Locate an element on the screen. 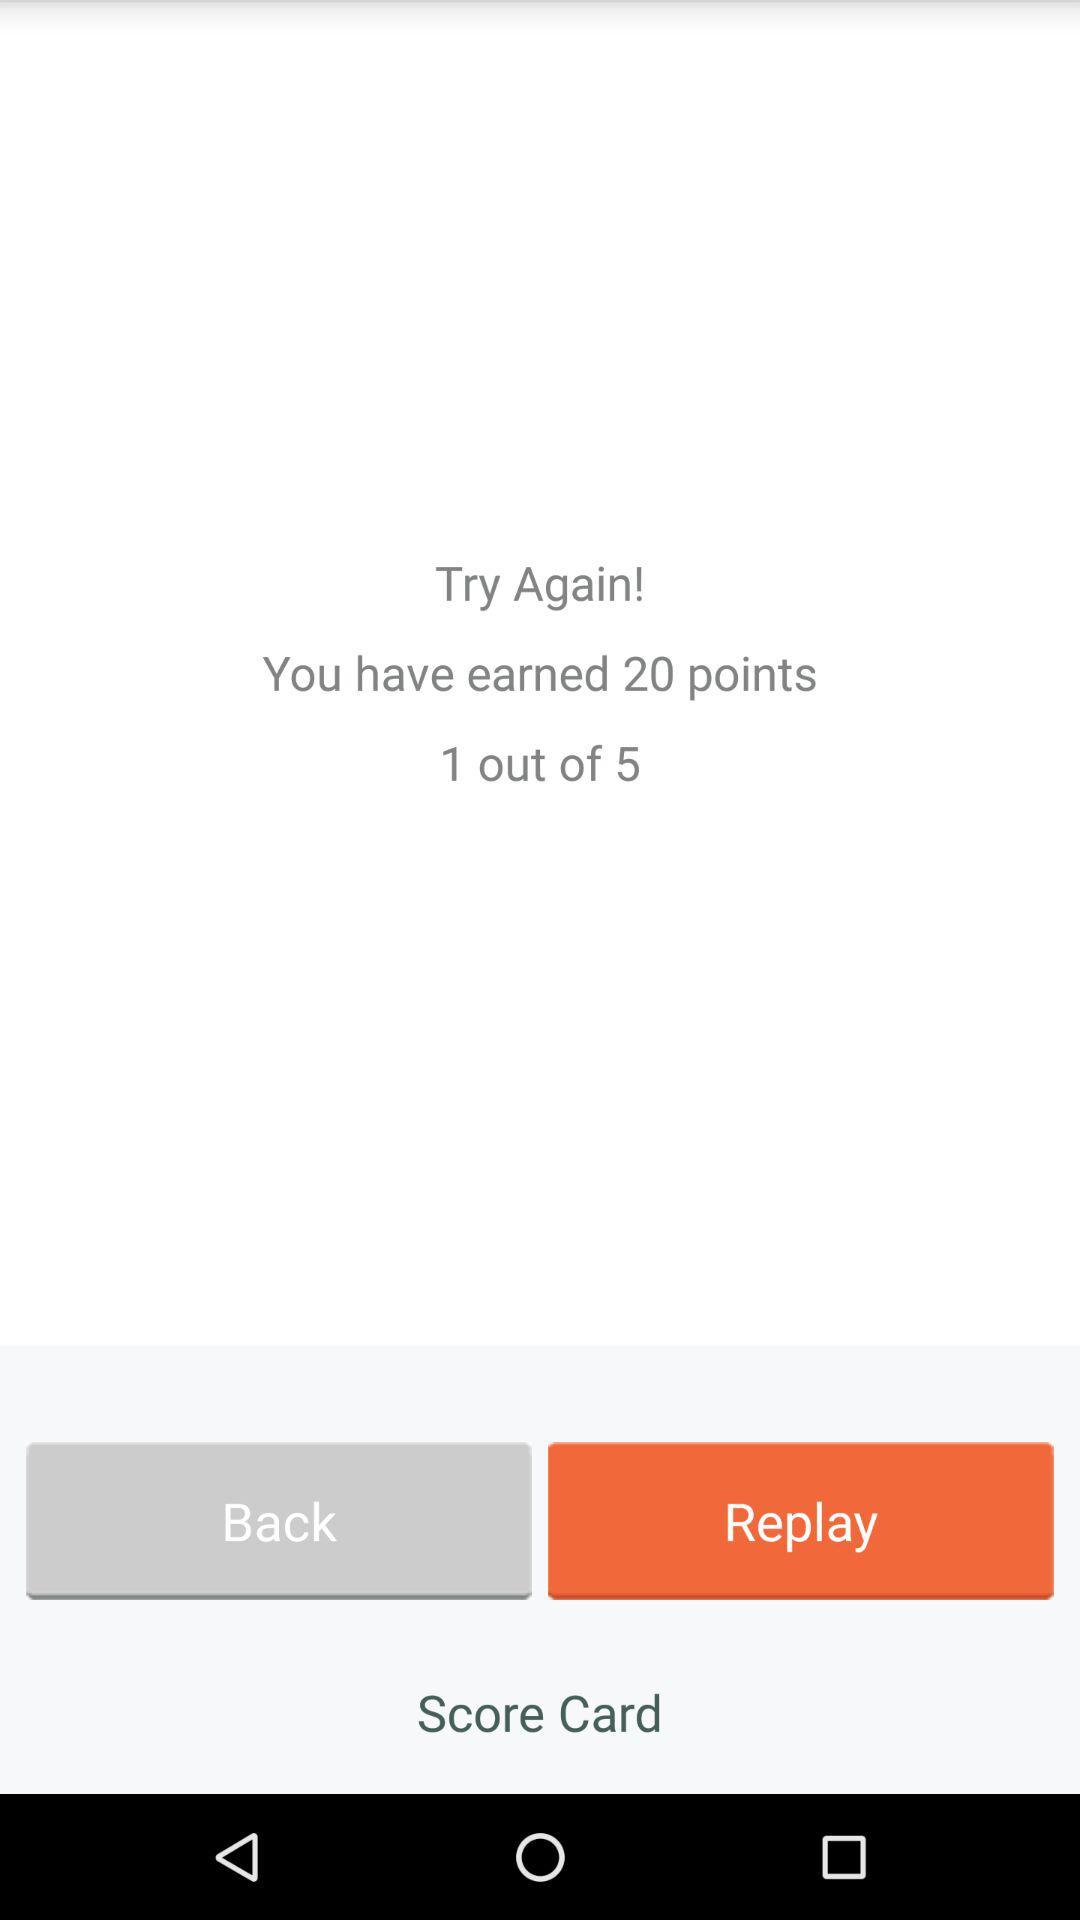  the back icon is located at coordinates (278, 1520).